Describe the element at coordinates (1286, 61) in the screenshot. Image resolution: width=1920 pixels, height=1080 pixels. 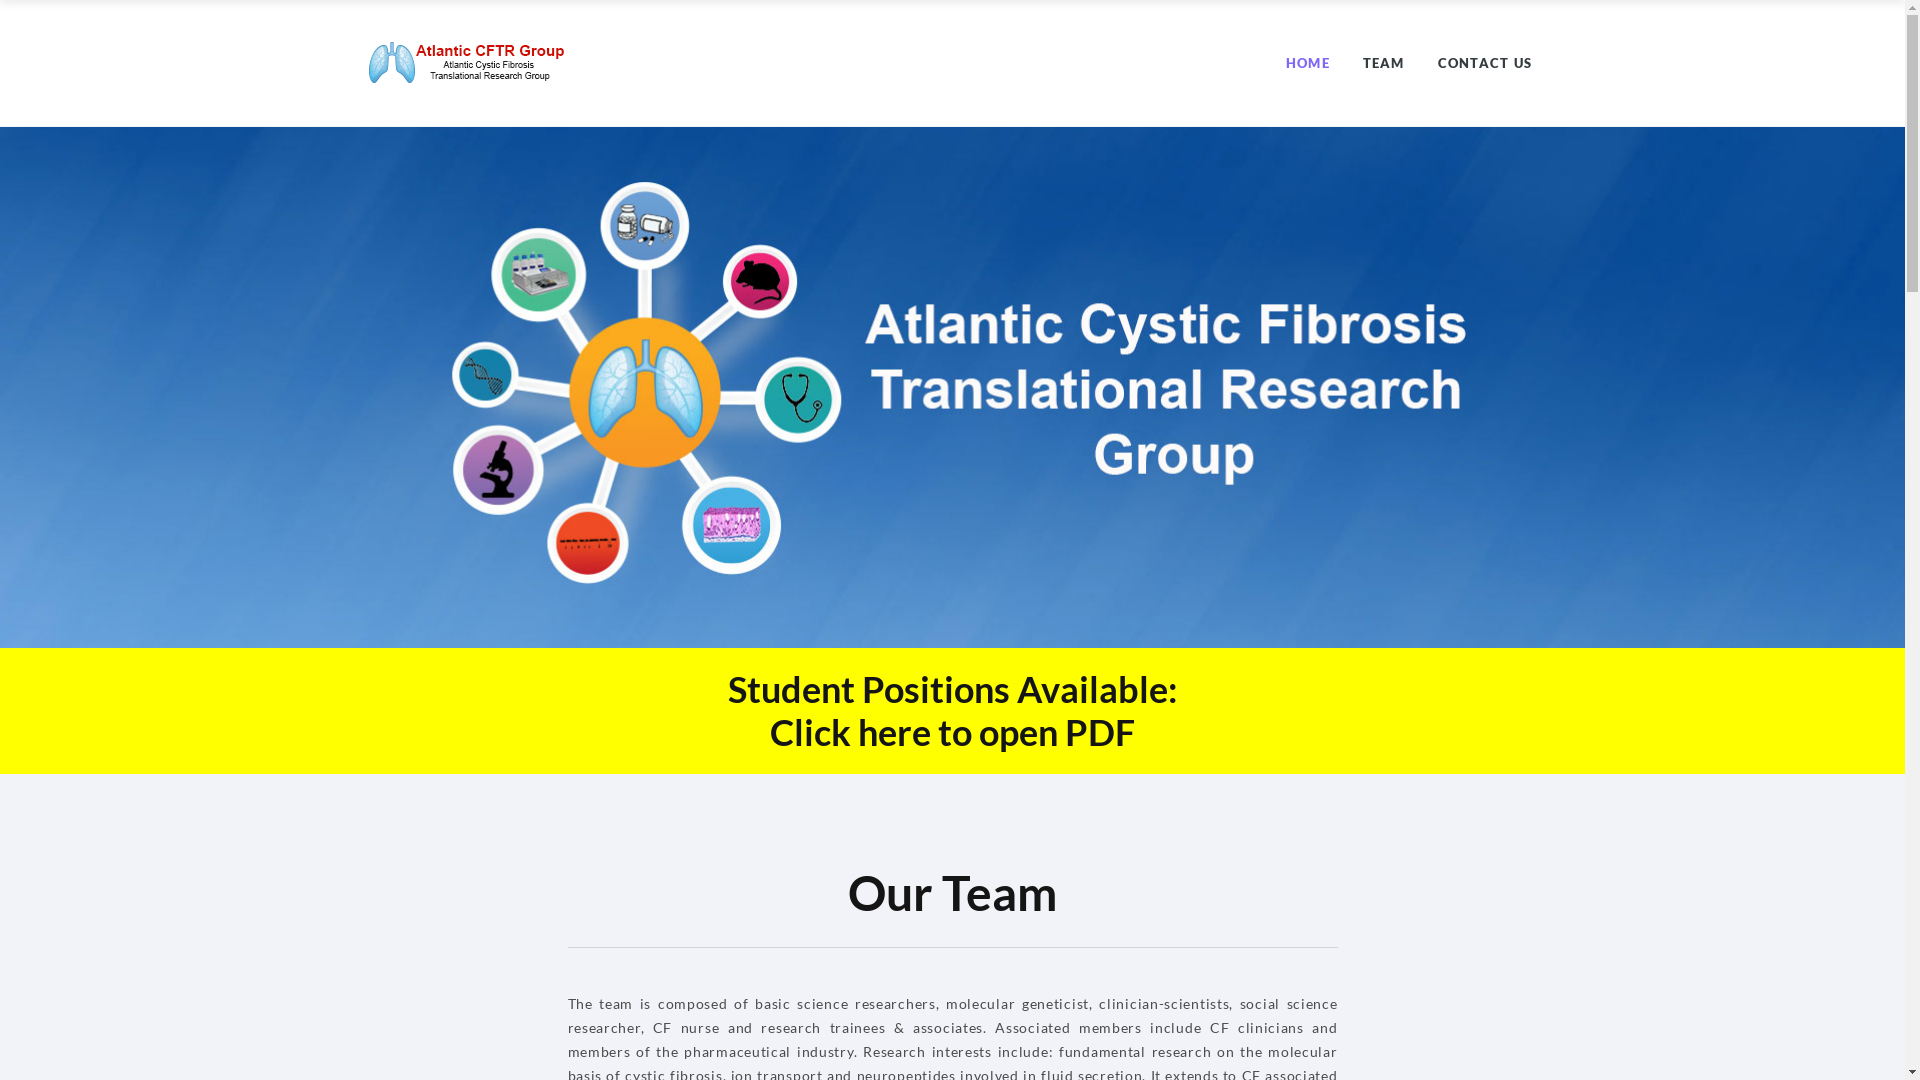
I see `'HOME'` at that location.